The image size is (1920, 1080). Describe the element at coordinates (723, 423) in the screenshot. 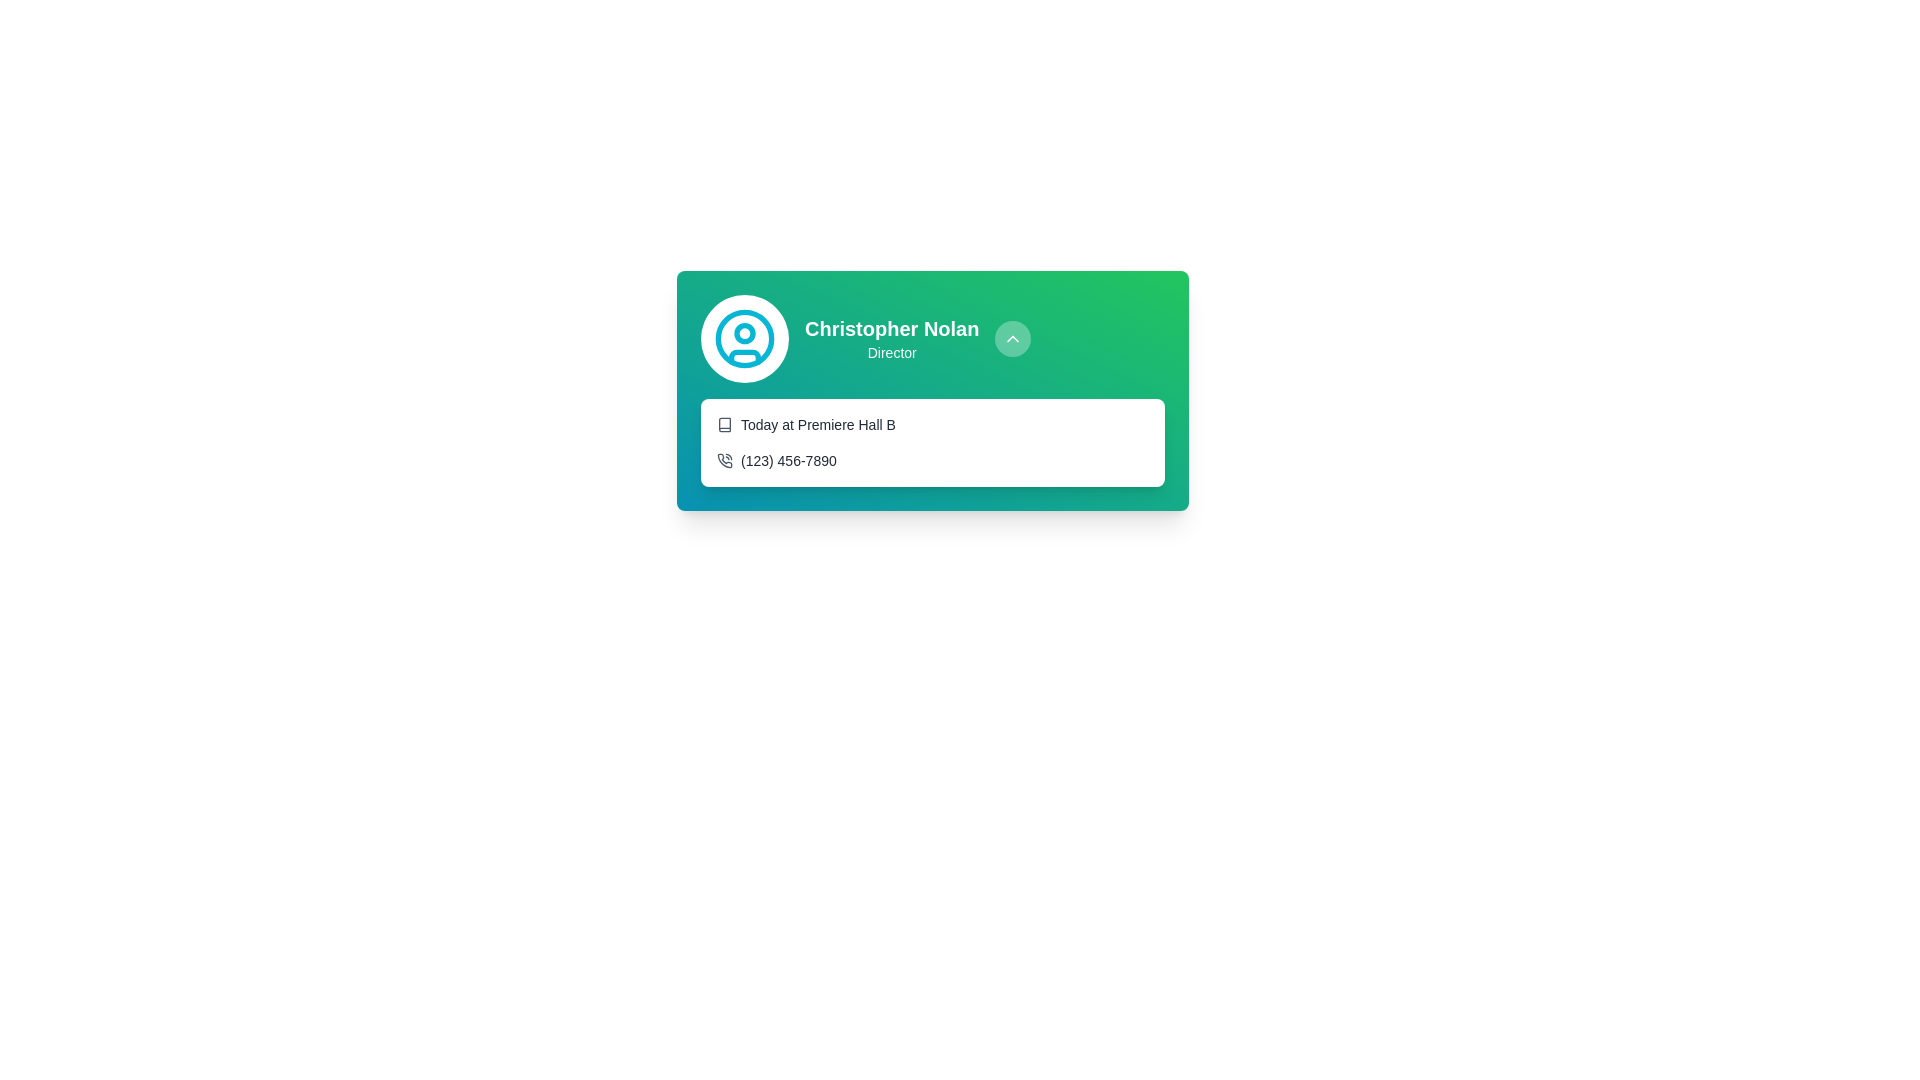

I see `the minimalist book icon located at the far left of the line containing the text 'Today at Premiere Hall B'` at that location.